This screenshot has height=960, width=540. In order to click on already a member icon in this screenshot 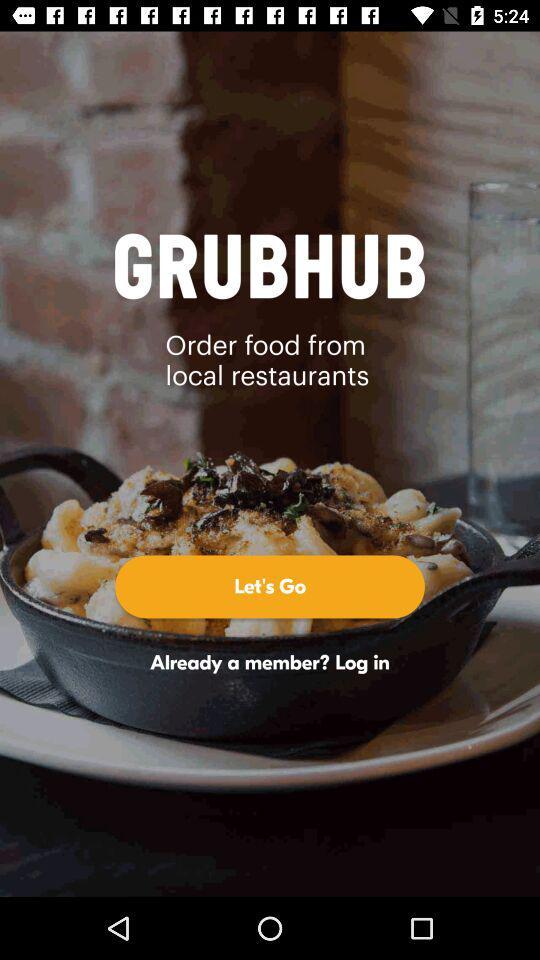, I will do `click(270, 662)`.